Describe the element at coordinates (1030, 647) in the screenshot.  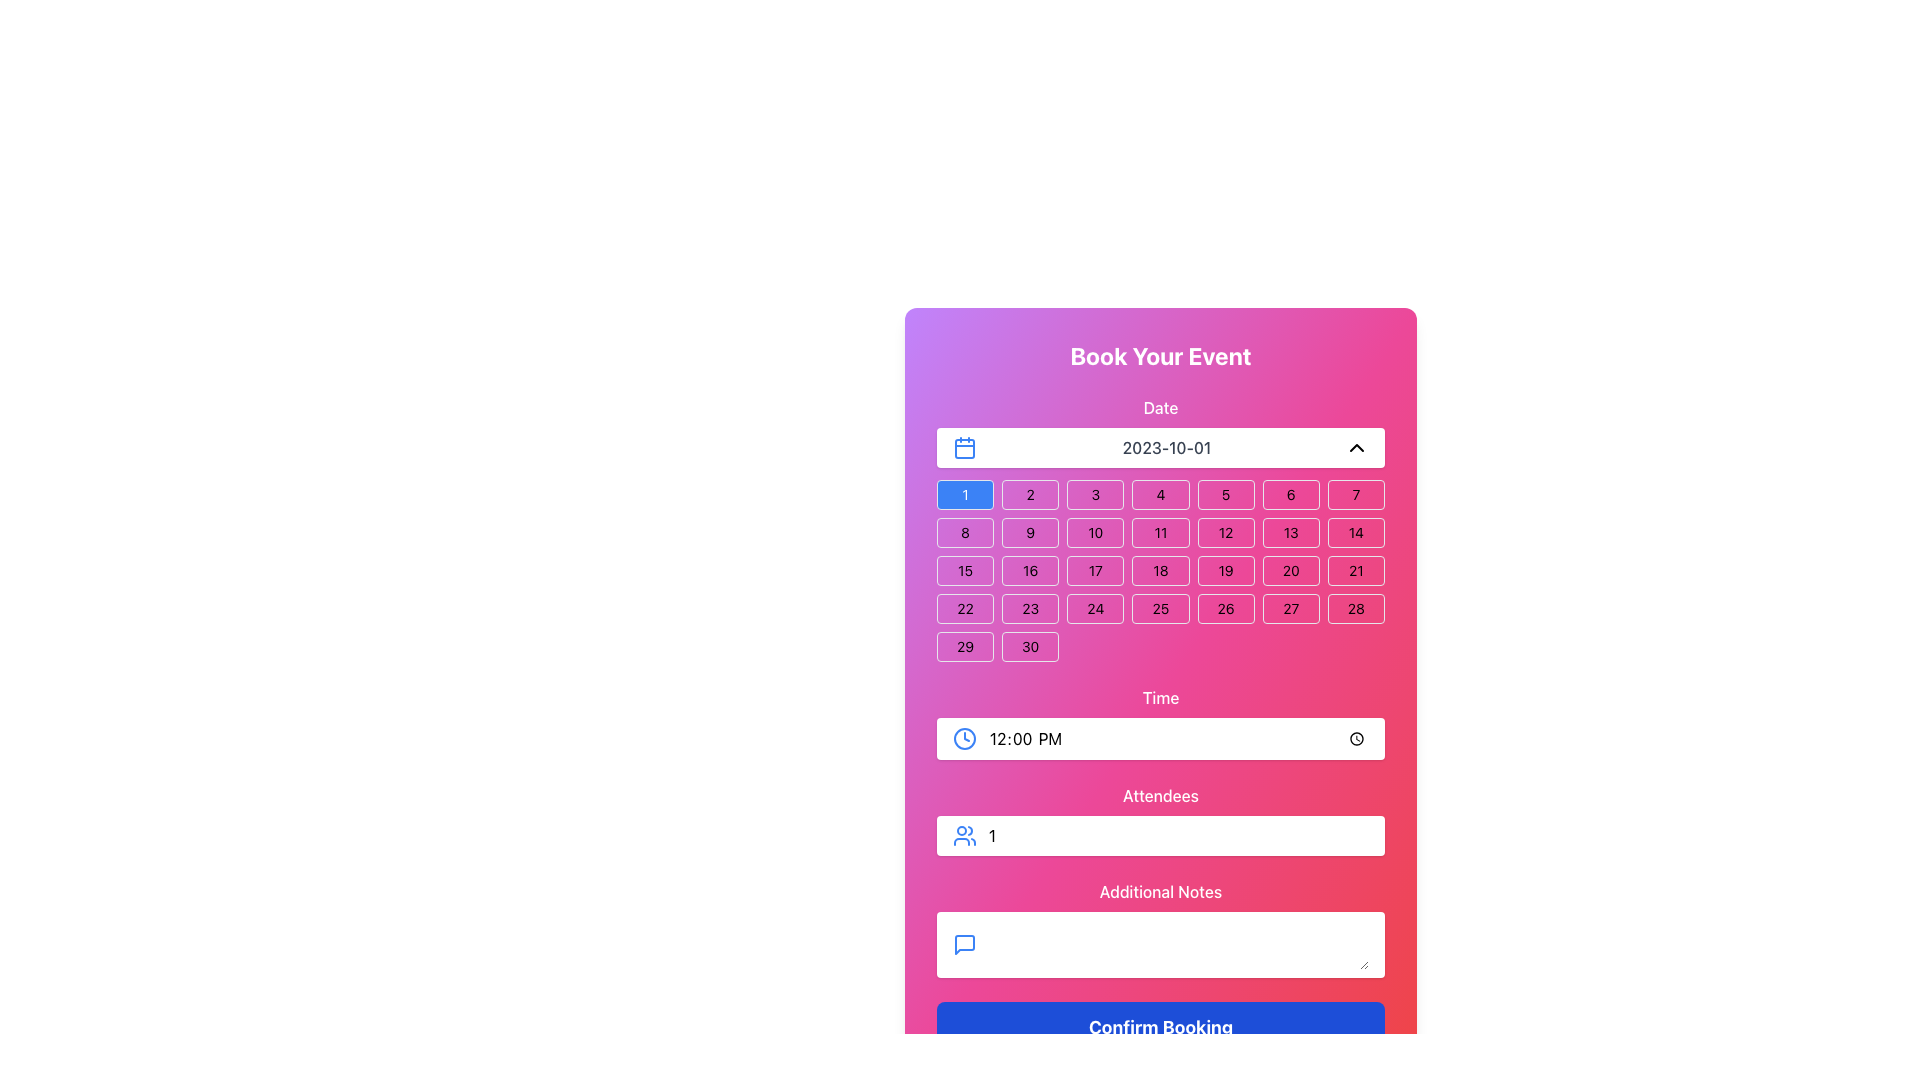
I see `the selectable date button '30' located at the bottom right corner of the calendar grid` at that location.